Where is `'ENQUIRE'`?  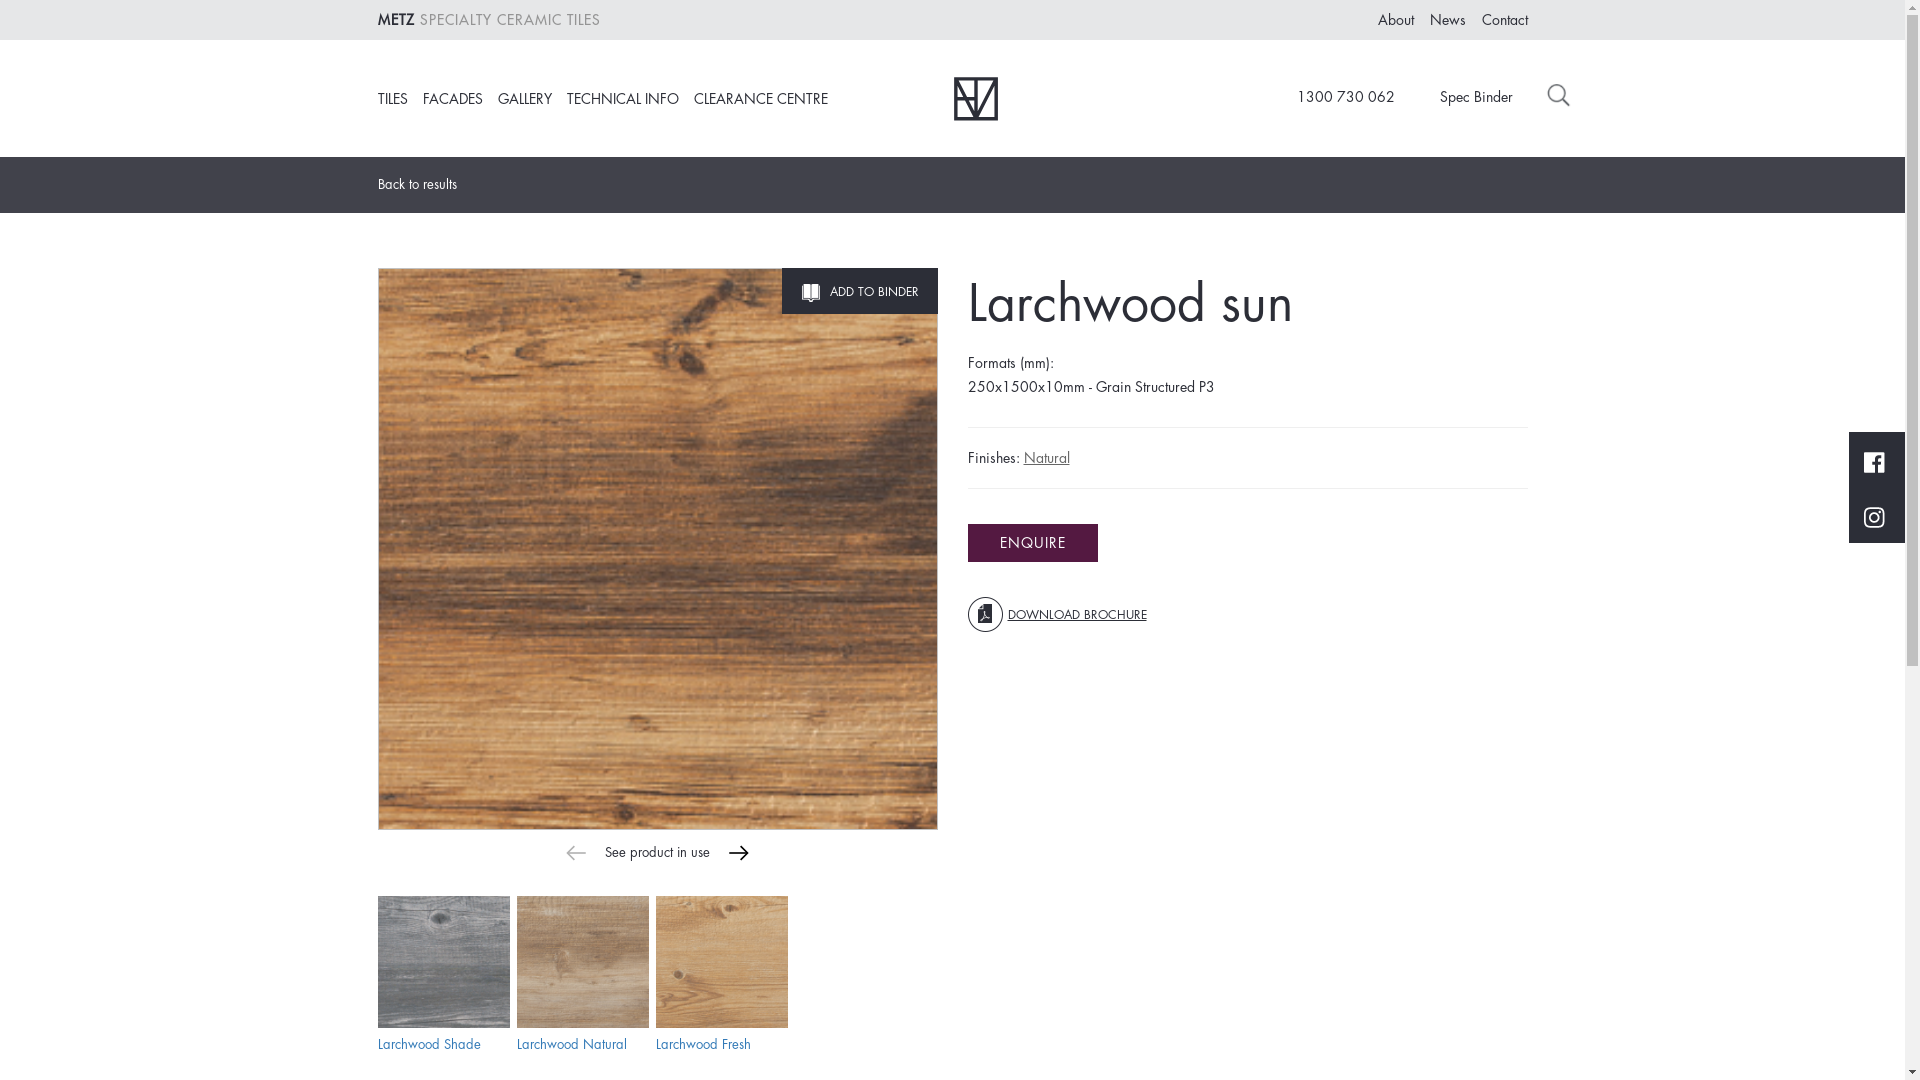 'ENQUIRE' is located at coordinates (1032, 543).